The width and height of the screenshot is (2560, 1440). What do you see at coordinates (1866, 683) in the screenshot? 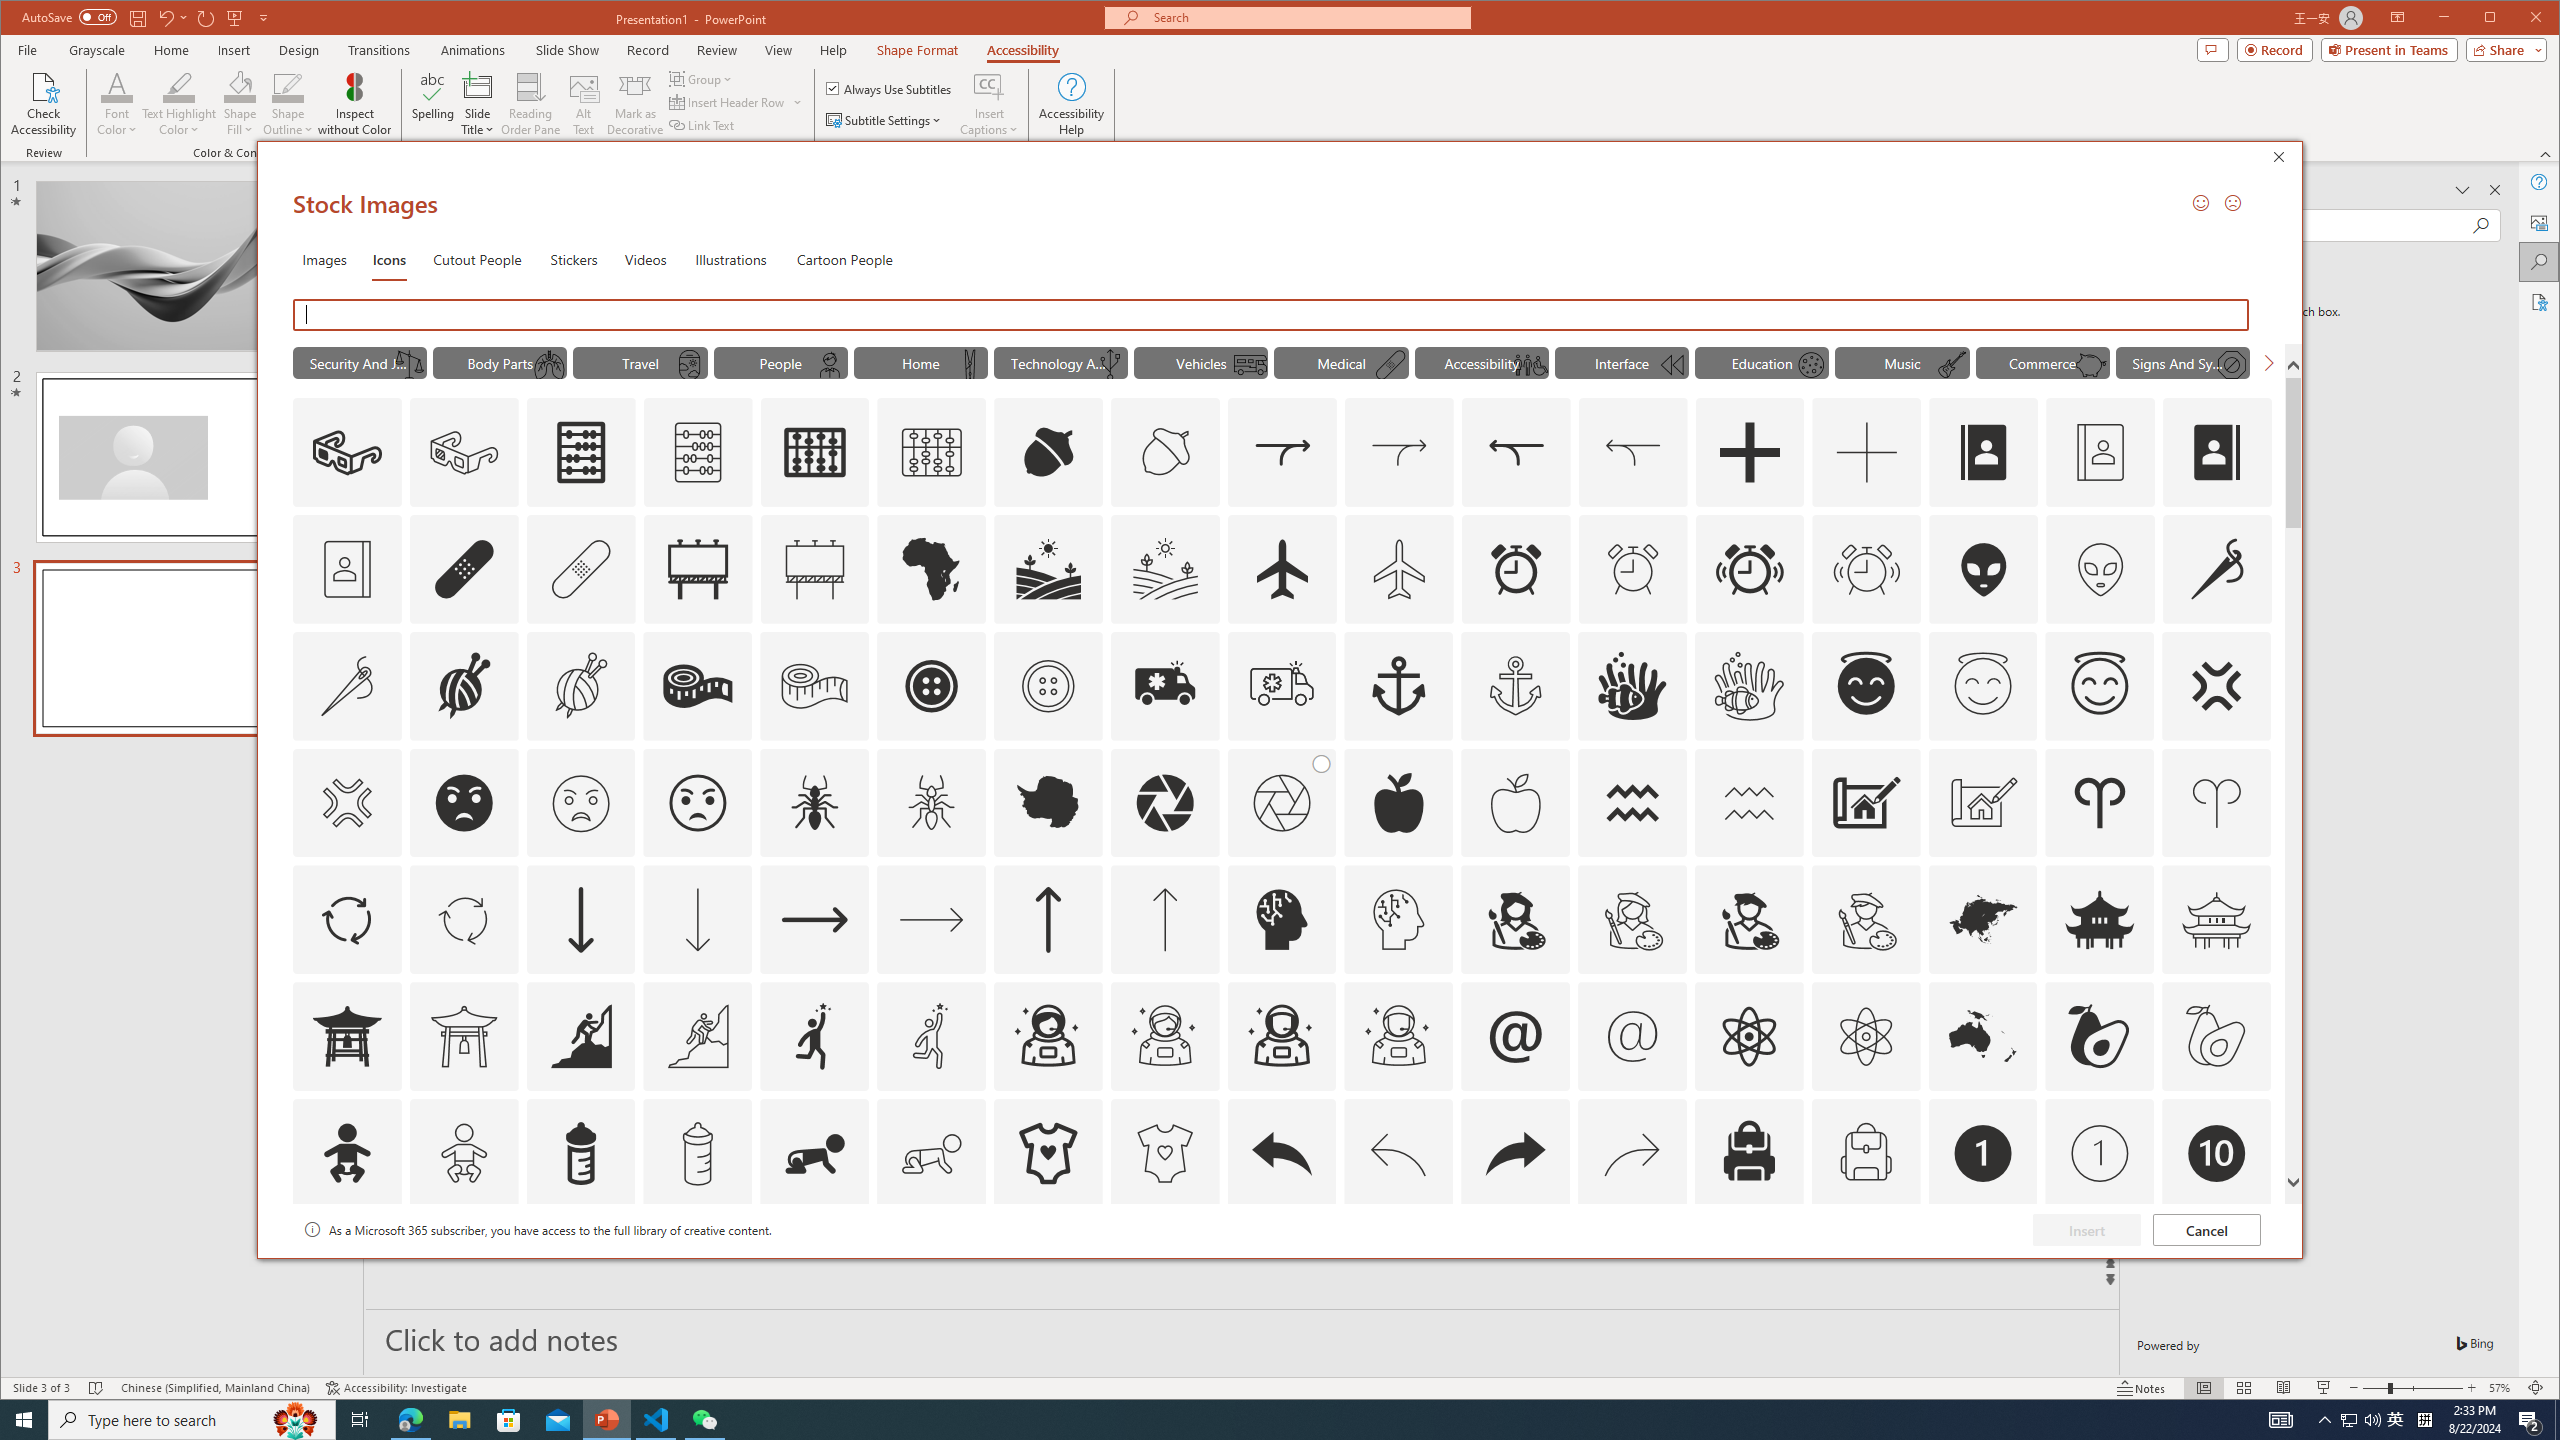
I see `'AutomationID: _134_Angel_Face_A'` at bounding box center [1866, 683].